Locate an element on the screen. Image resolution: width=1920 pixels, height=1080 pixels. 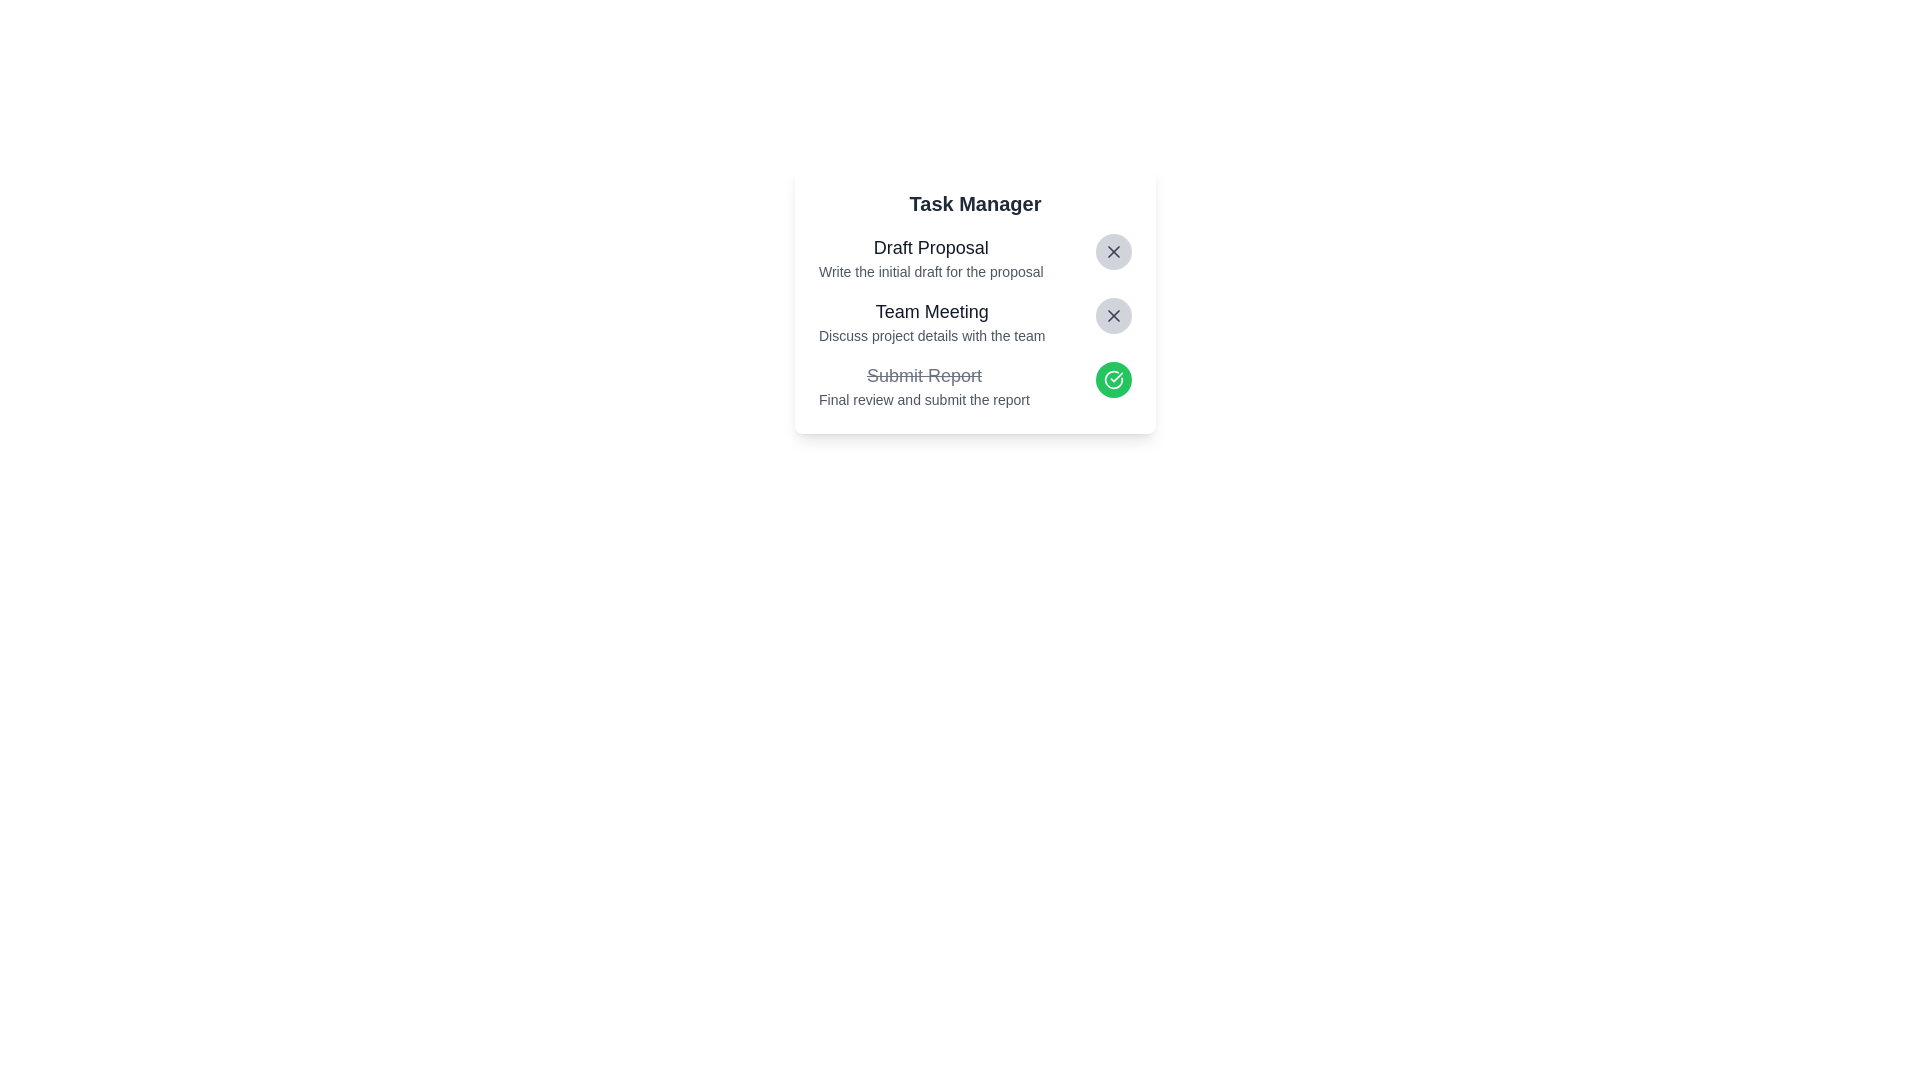
the text label reading 'Discuss project details with the team', which is styled in a small font and light gray color, located below the title 'Team Meeting' is located at coordinates (931, 334).